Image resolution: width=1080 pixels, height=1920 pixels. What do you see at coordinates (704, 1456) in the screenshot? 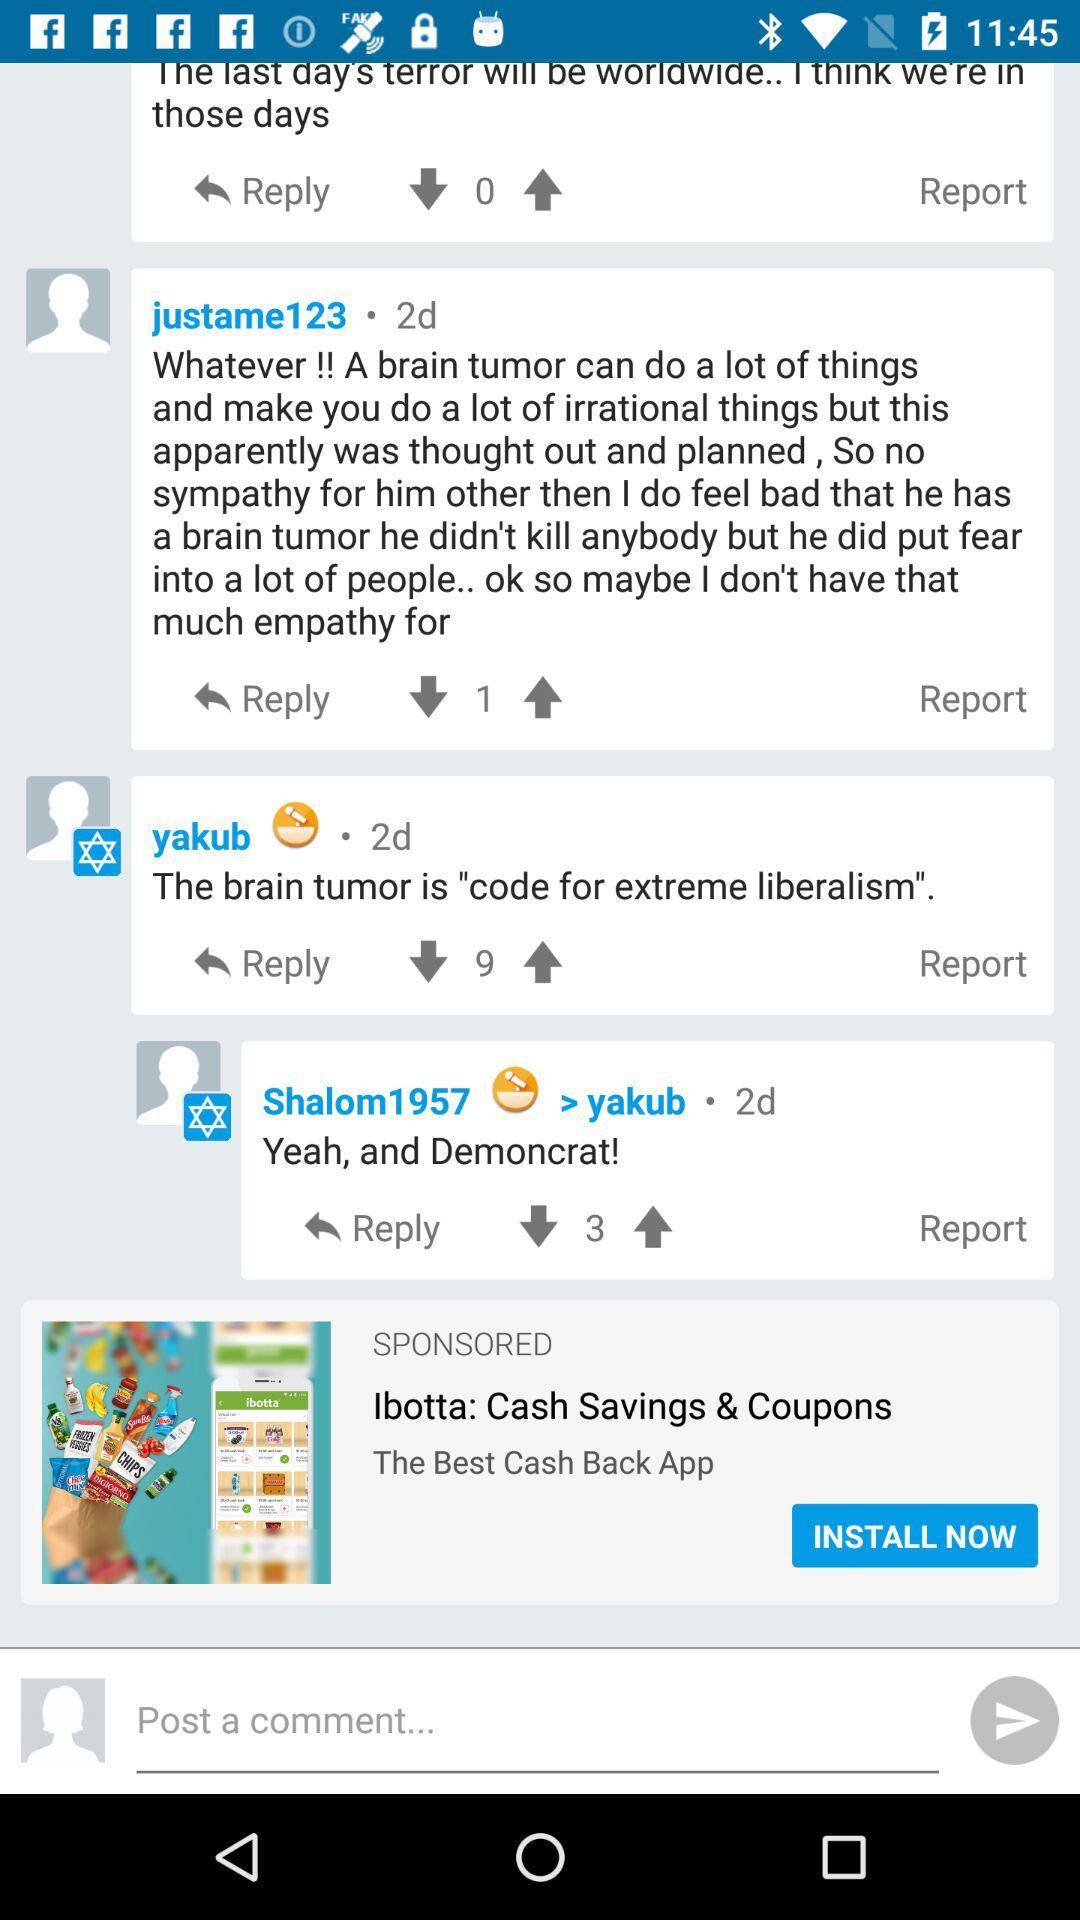
I see `the best cash item` at bounding box center [704, 1456].